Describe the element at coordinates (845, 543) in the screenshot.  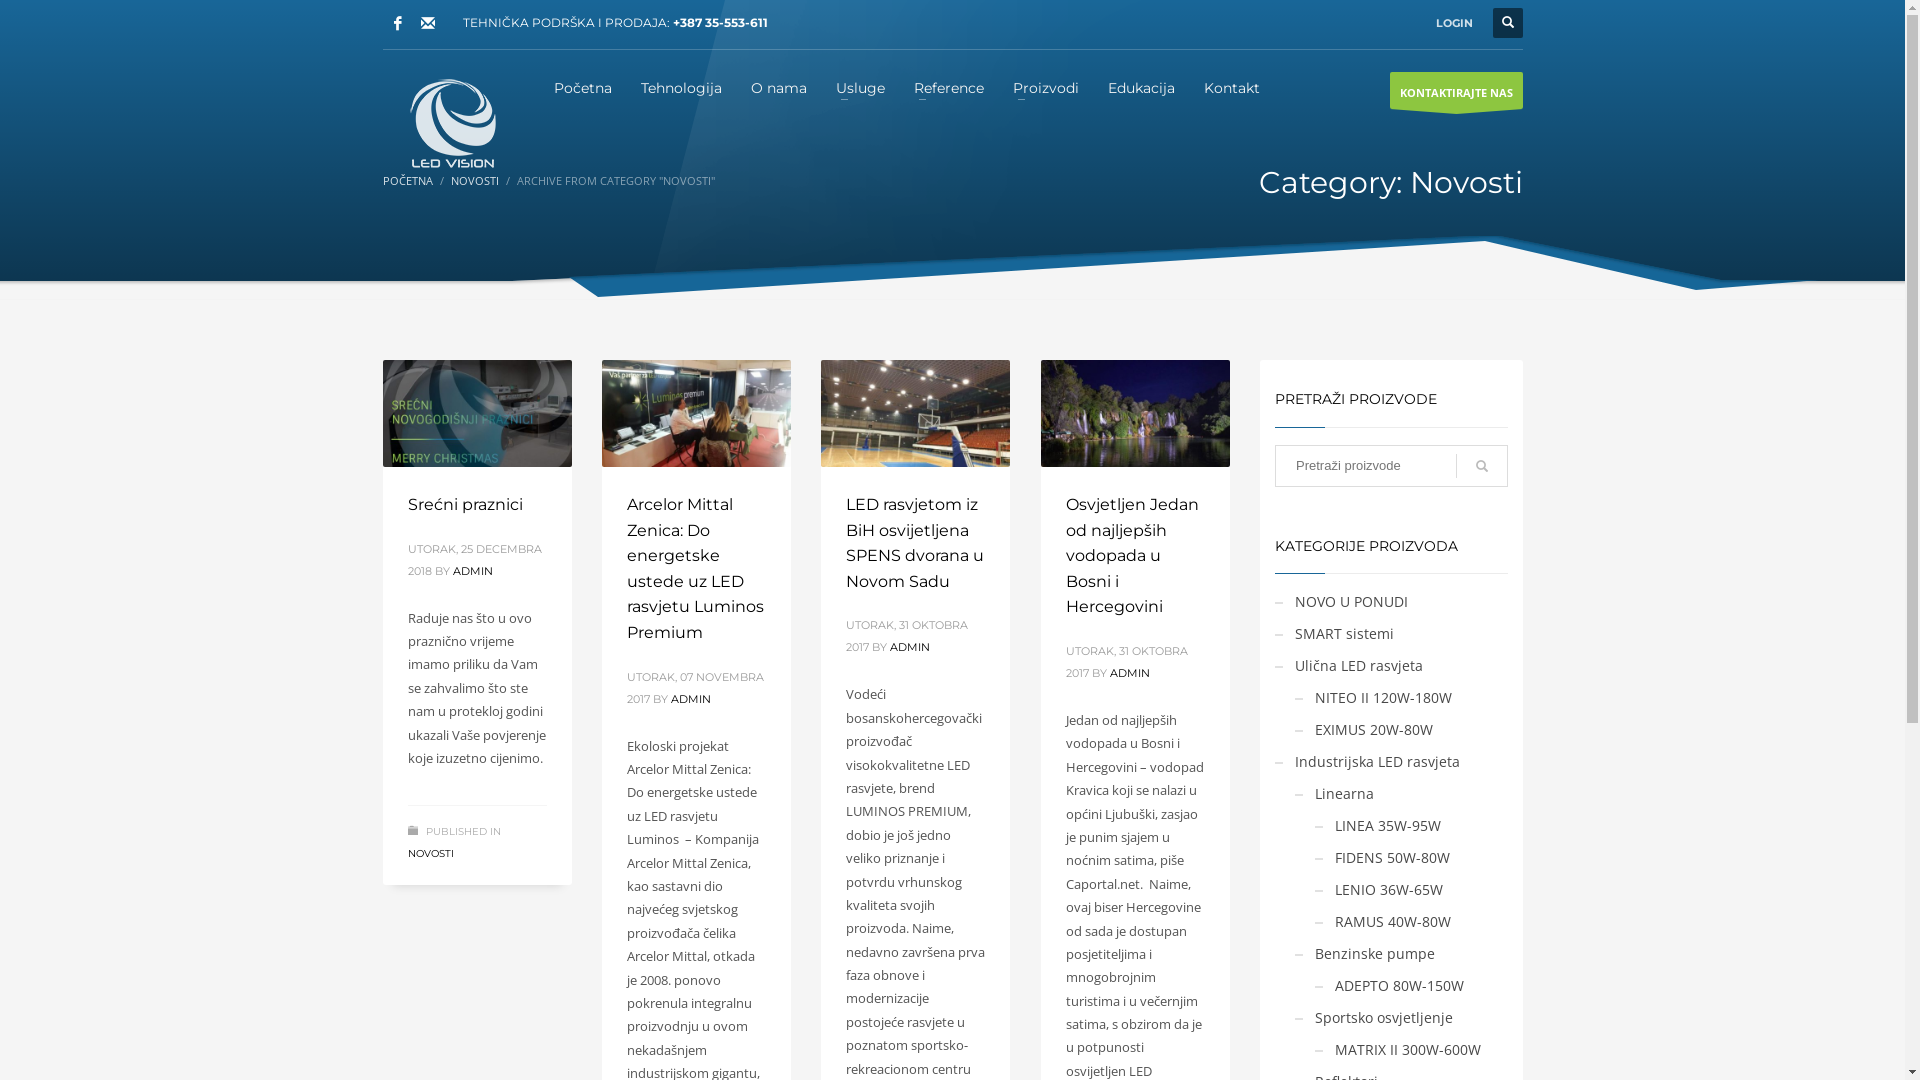
I see `'LED rasvjetom iz BiH osvijetljena SPENS dvorana u Novom Sadu'` at that location.